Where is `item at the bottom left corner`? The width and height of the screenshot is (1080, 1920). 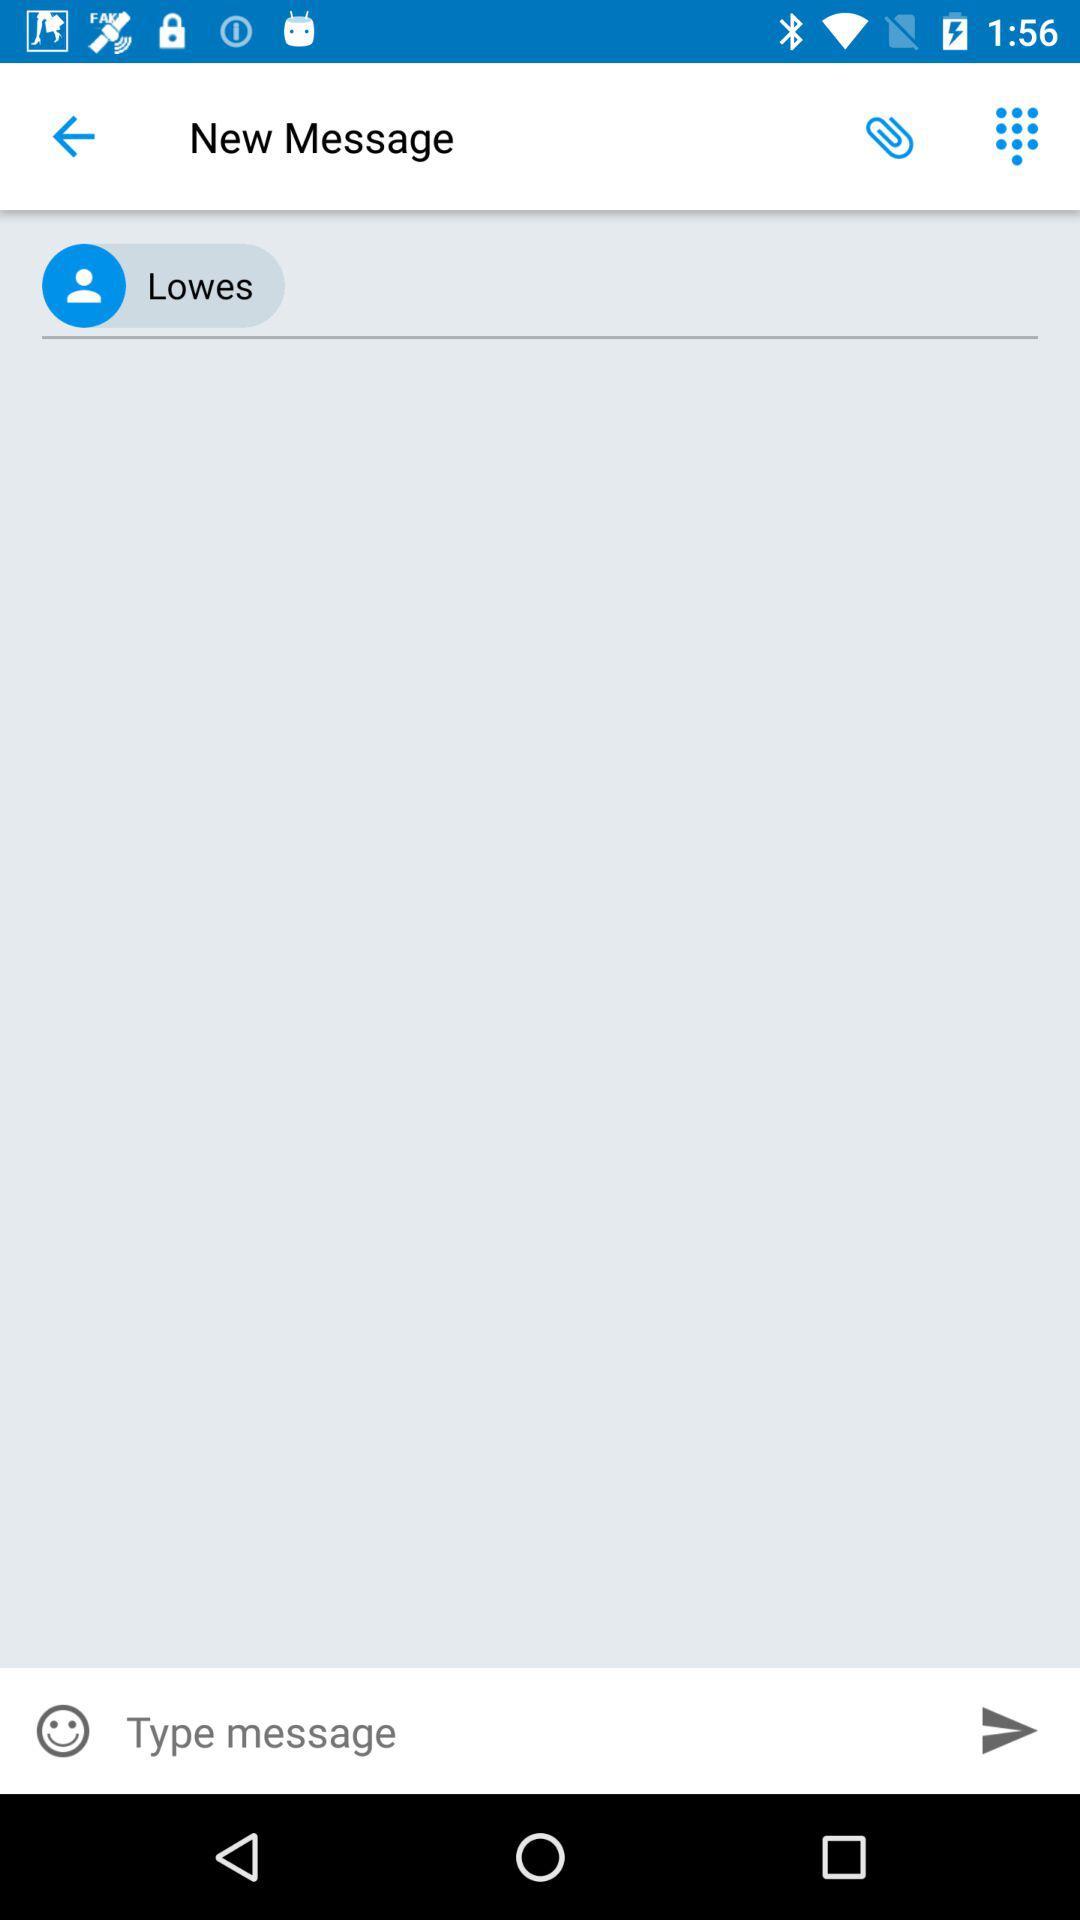 item at the bottom left corner is located at coordinates (61, 1730).